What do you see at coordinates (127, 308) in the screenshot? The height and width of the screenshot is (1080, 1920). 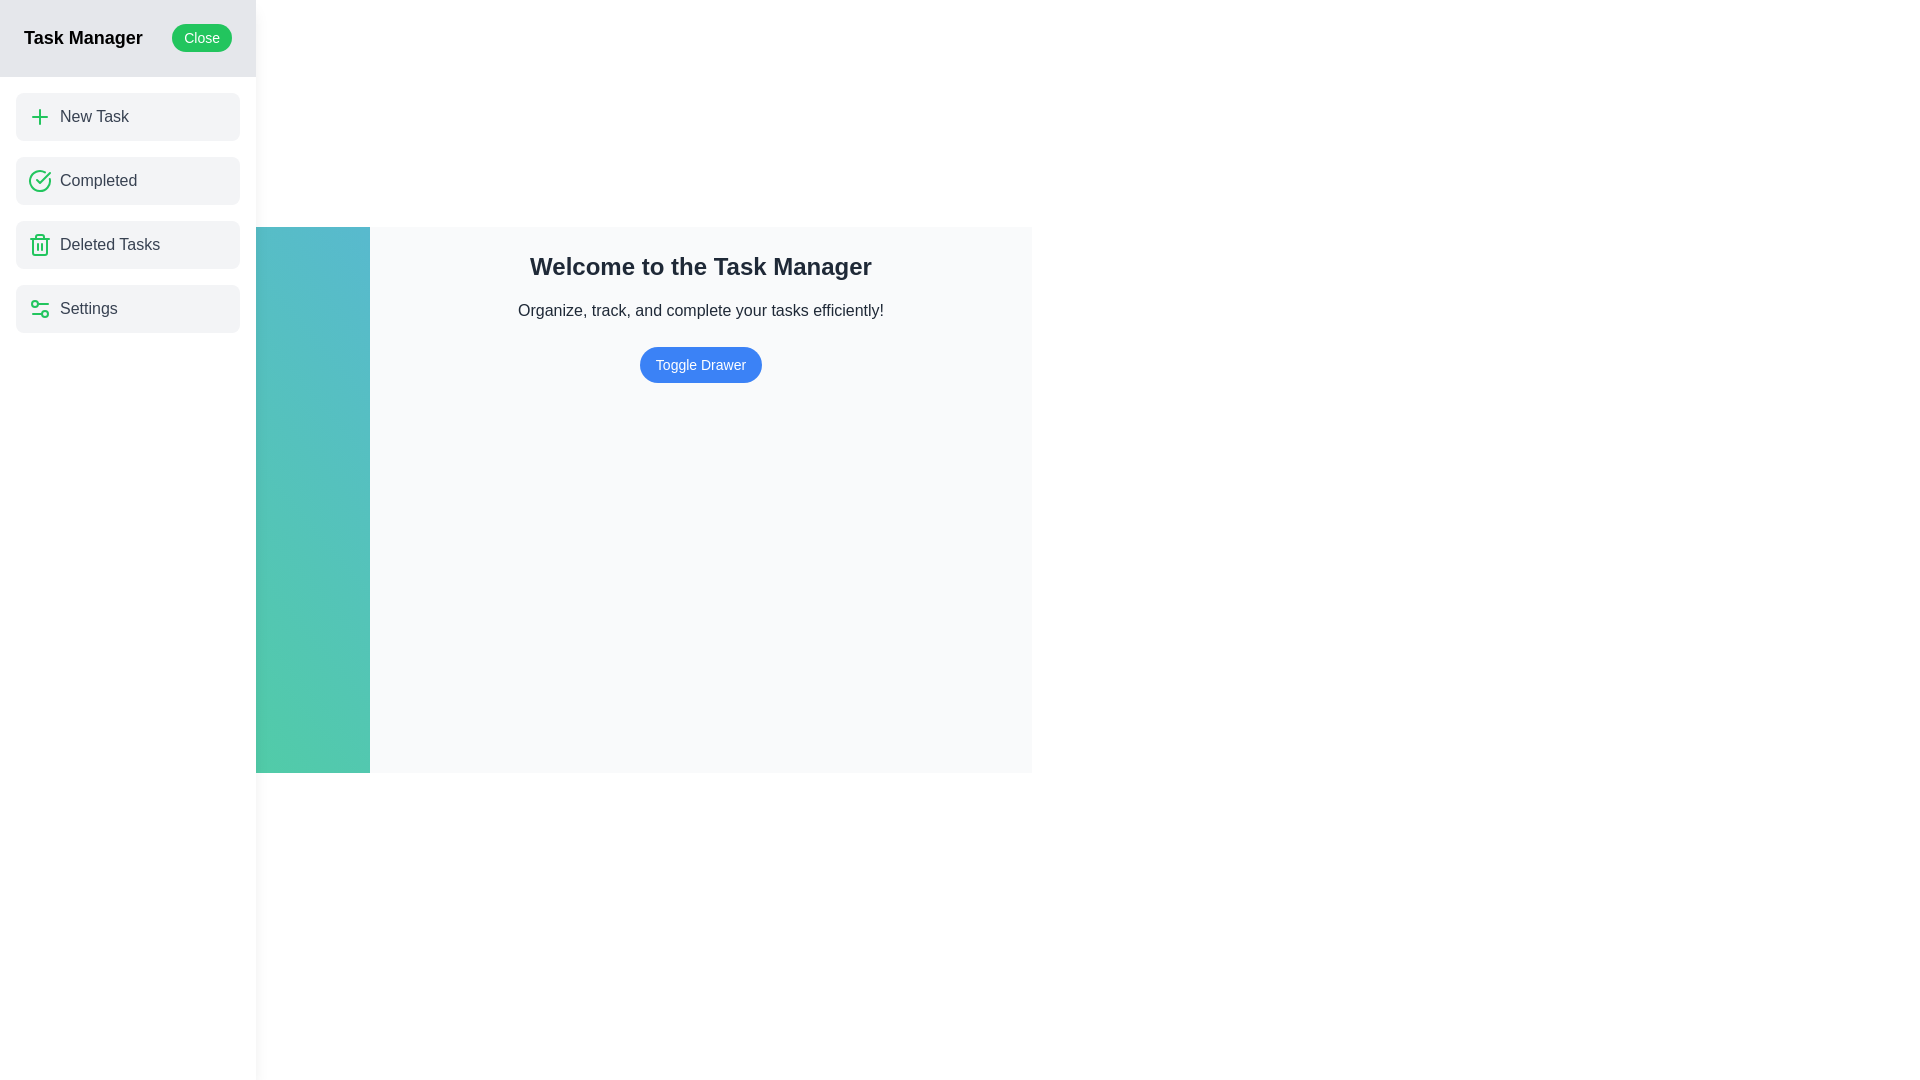 I see `the item Settings from the drawer menu` at bounding box center [127, 308].